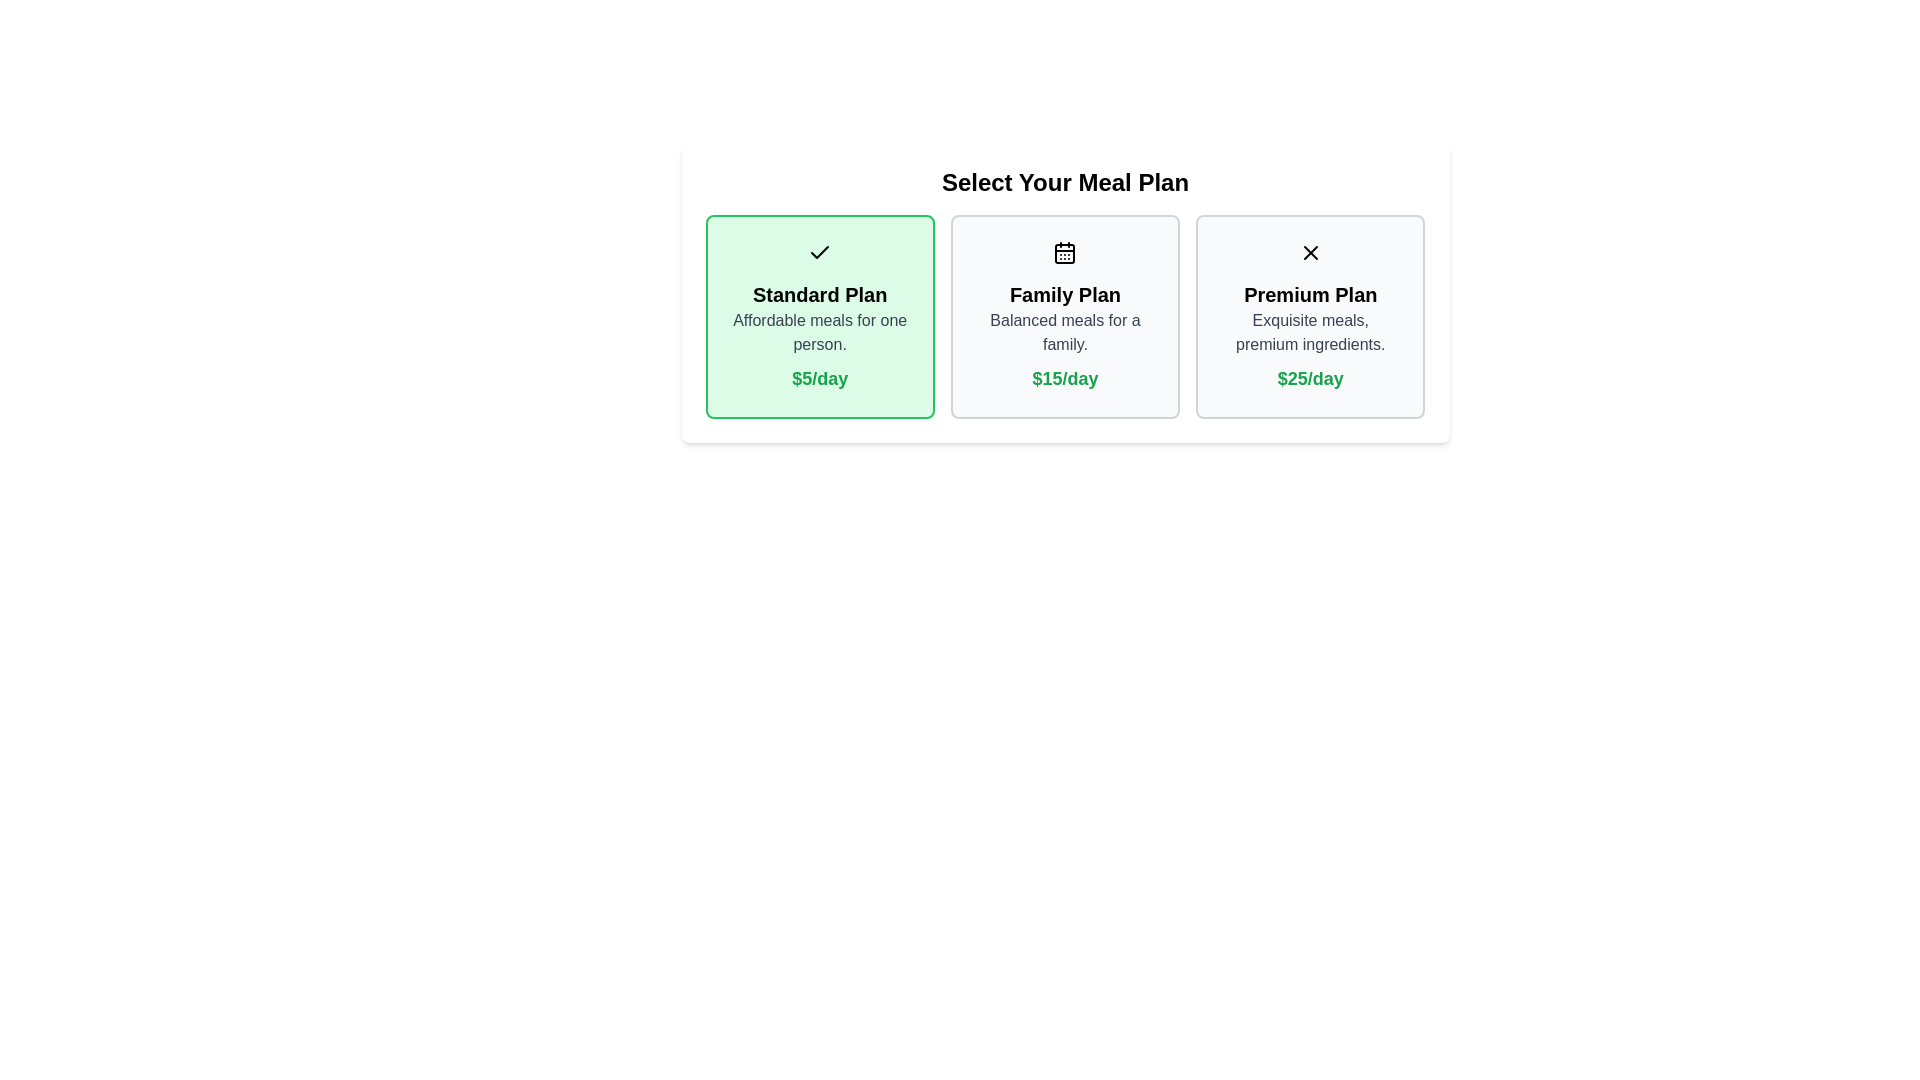  Describe the element at coordinates (1310, 315) in the screenshot. I see `the 'Premium Plan' card, which features a light gray background, rounded corners, a centered 'X' icon, the title 'Premium Plan', a description of 'Exquisite meals, premium ingredients.', and a price of '$25/day' in green text` at that location.